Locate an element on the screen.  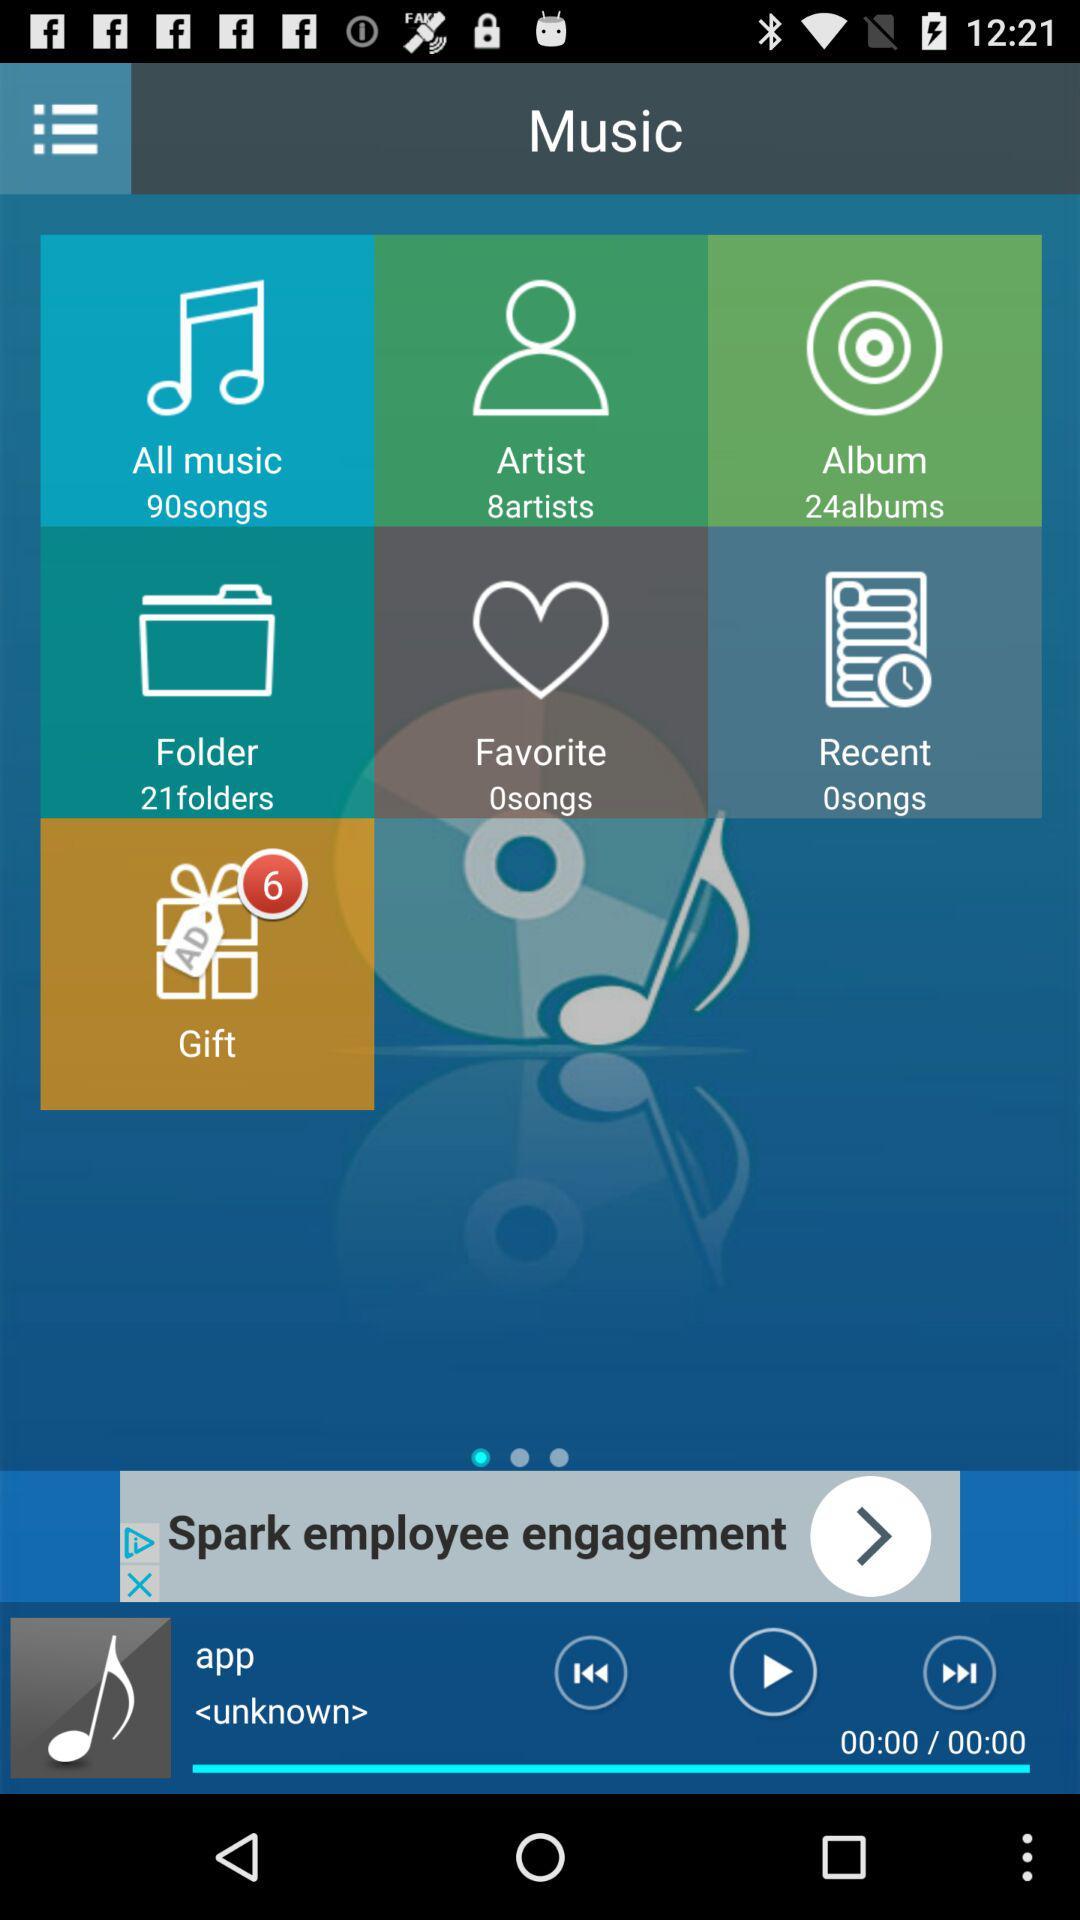
advertisement is located at coordinates (540, 1535).